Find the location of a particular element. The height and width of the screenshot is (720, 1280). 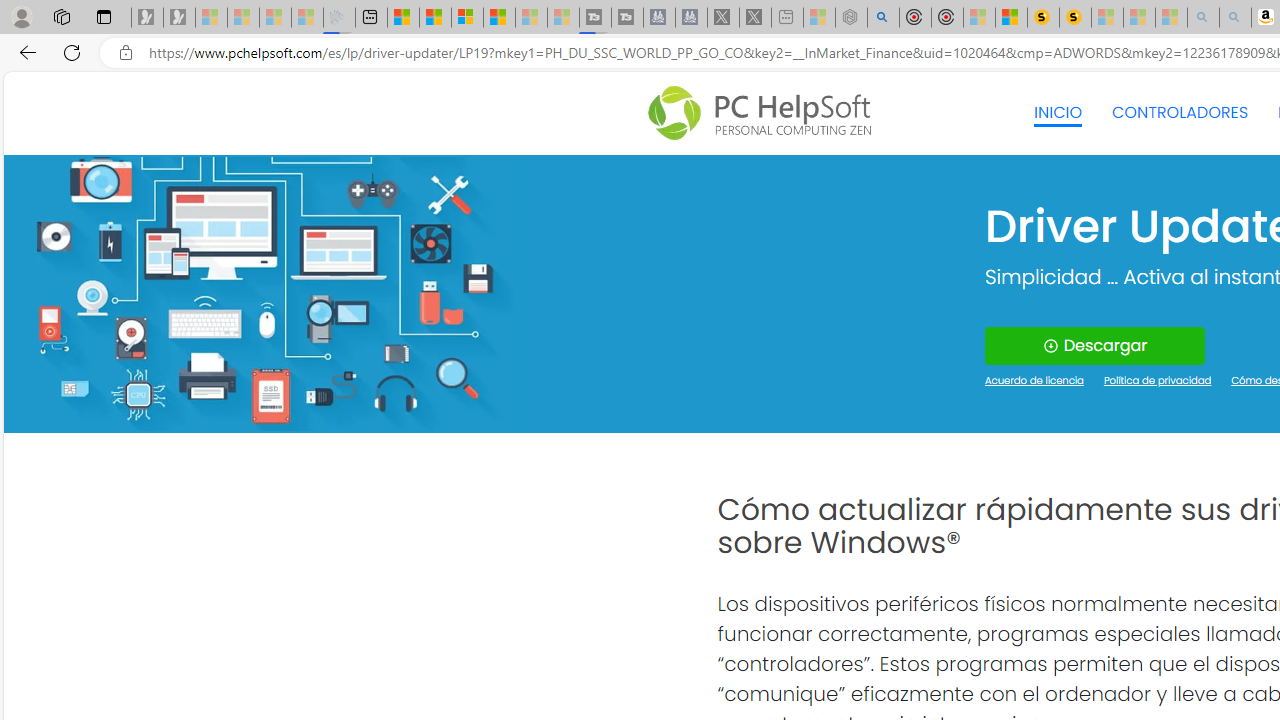

'amazon - Search - Sleeping' is located at coordinates (1202, 17).